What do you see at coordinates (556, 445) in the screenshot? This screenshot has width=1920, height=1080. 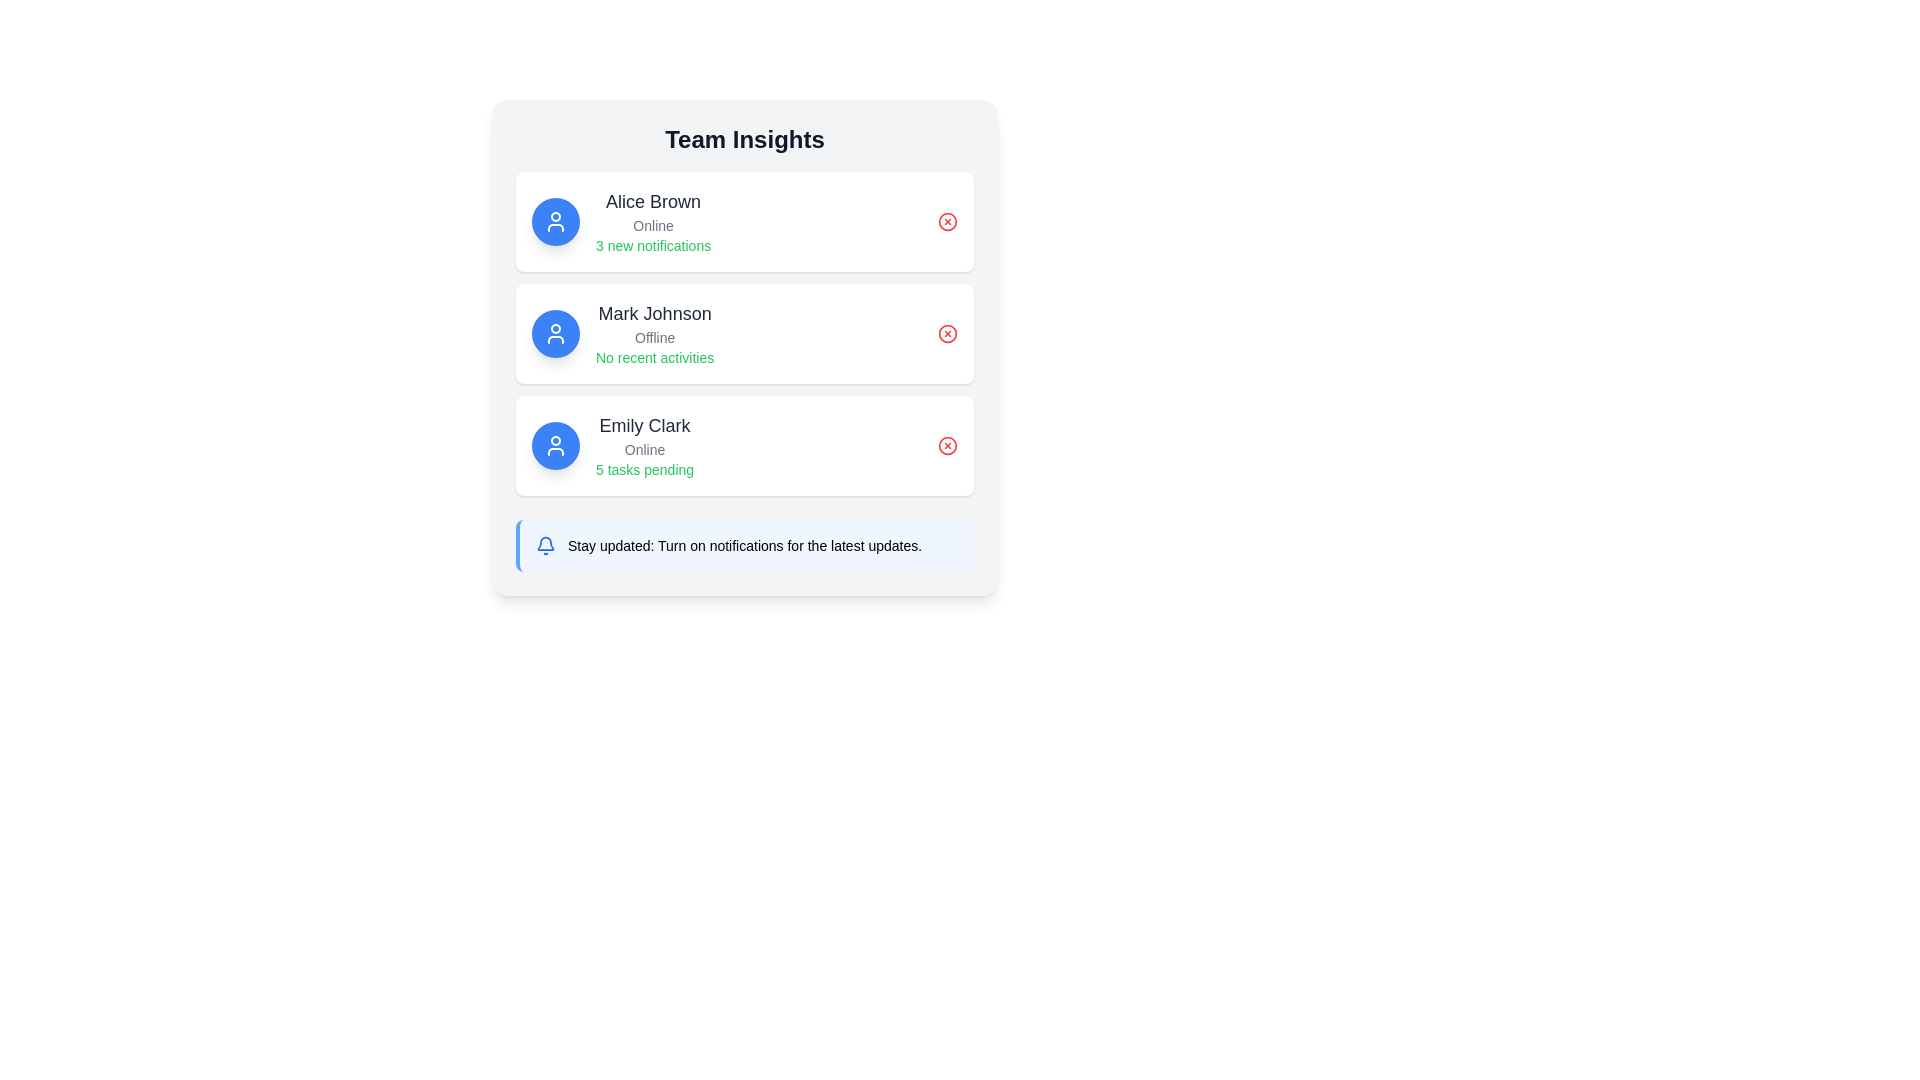 I see `the circular blue icon placeholder with a white user silhouette representing 'Emily Clark' in the third group under 'Team Insights'` at bounding box center [556, 445].